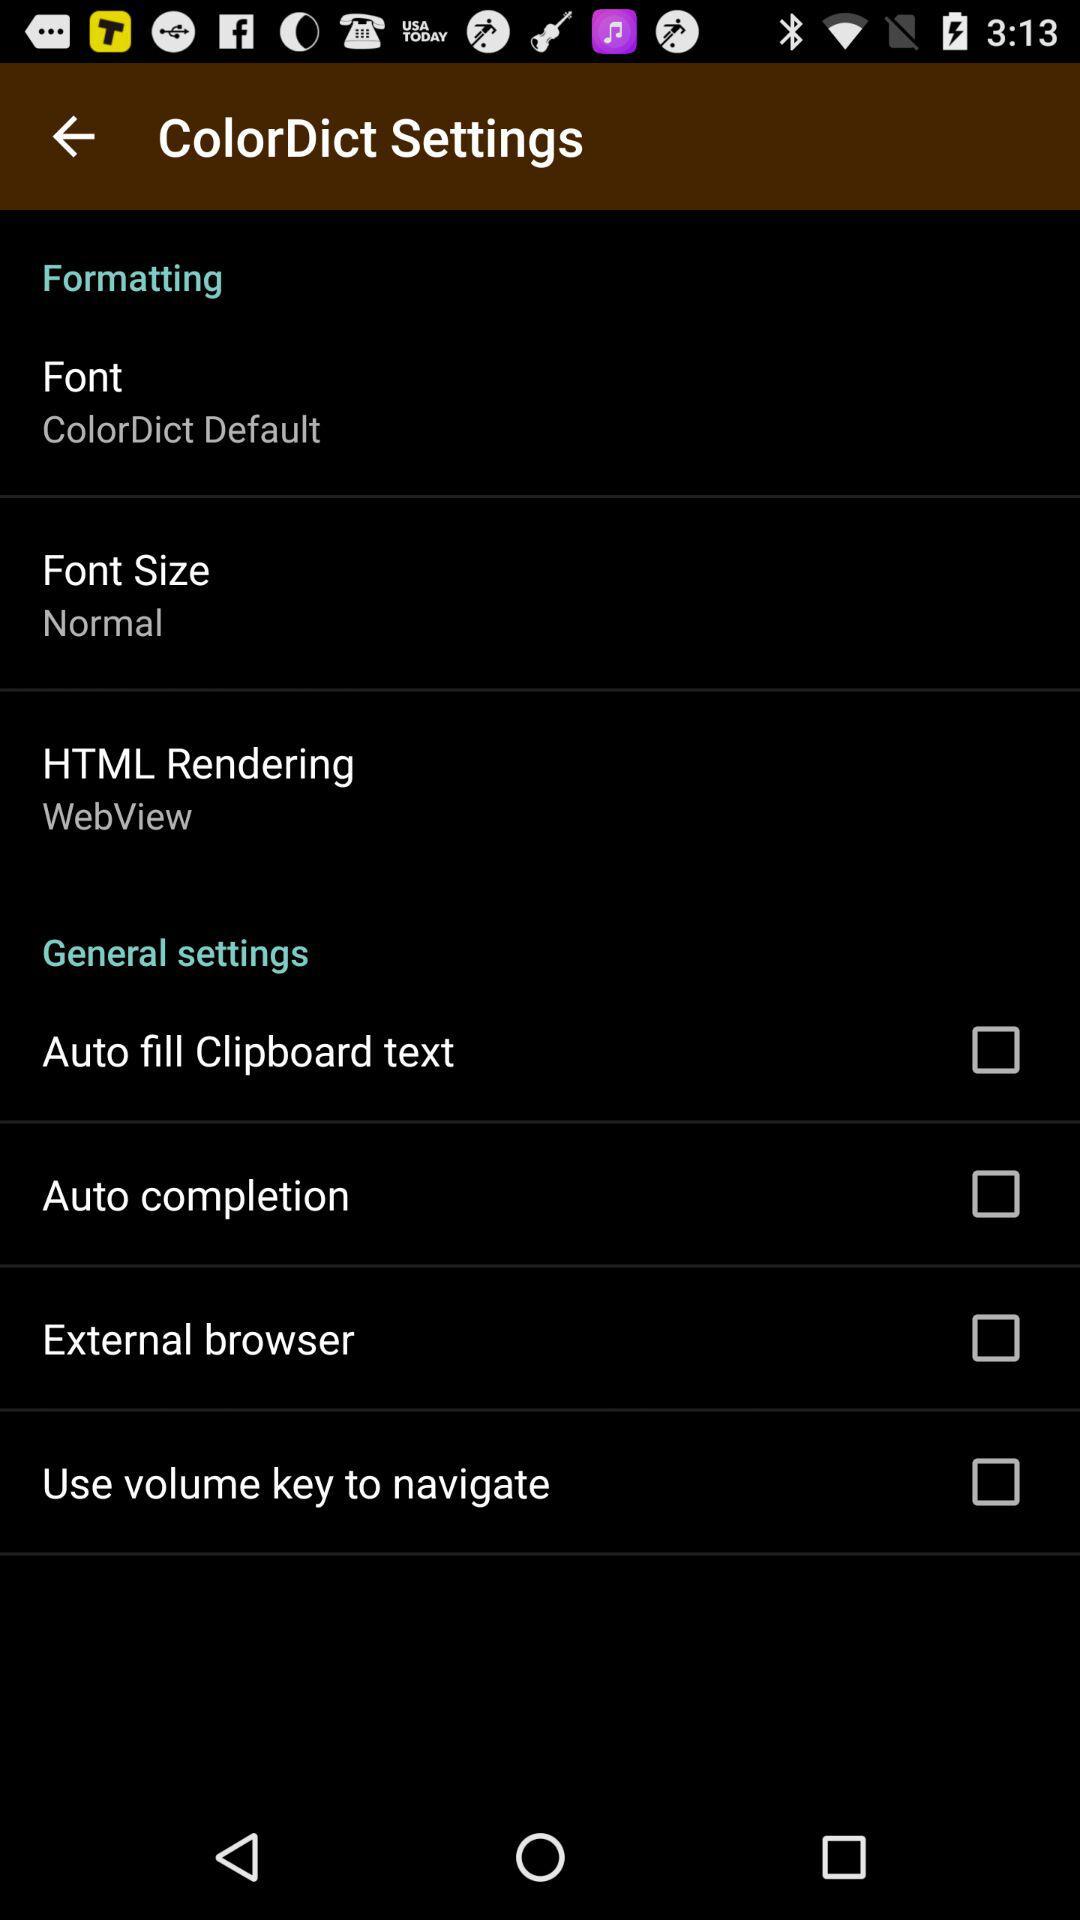 The width and height of the screenshot is (1080, 1920). Describe the element at coordinates (296, 1482) in the screenshot. I see `the use volume key` at that location.